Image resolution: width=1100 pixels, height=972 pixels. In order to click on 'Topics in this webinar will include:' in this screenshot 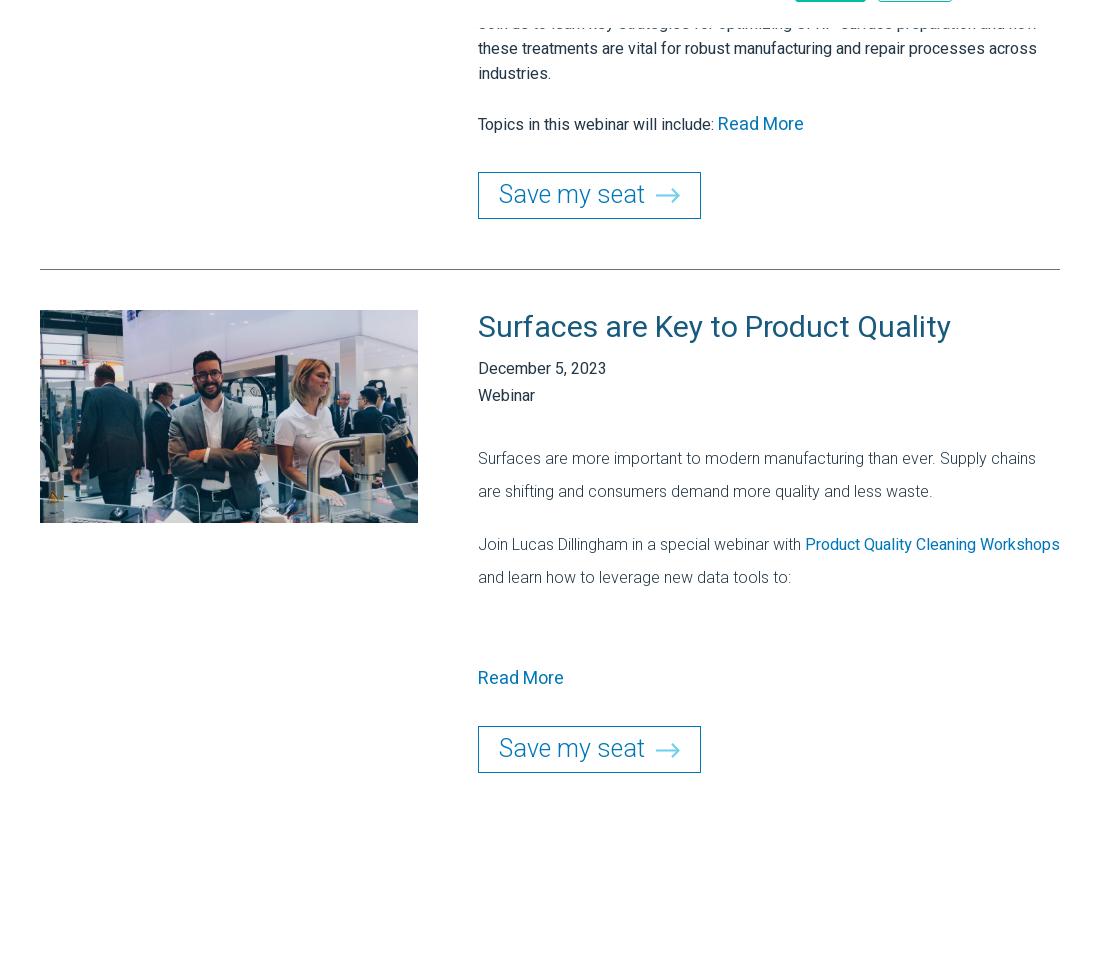, I will do `click(594, 124)`.